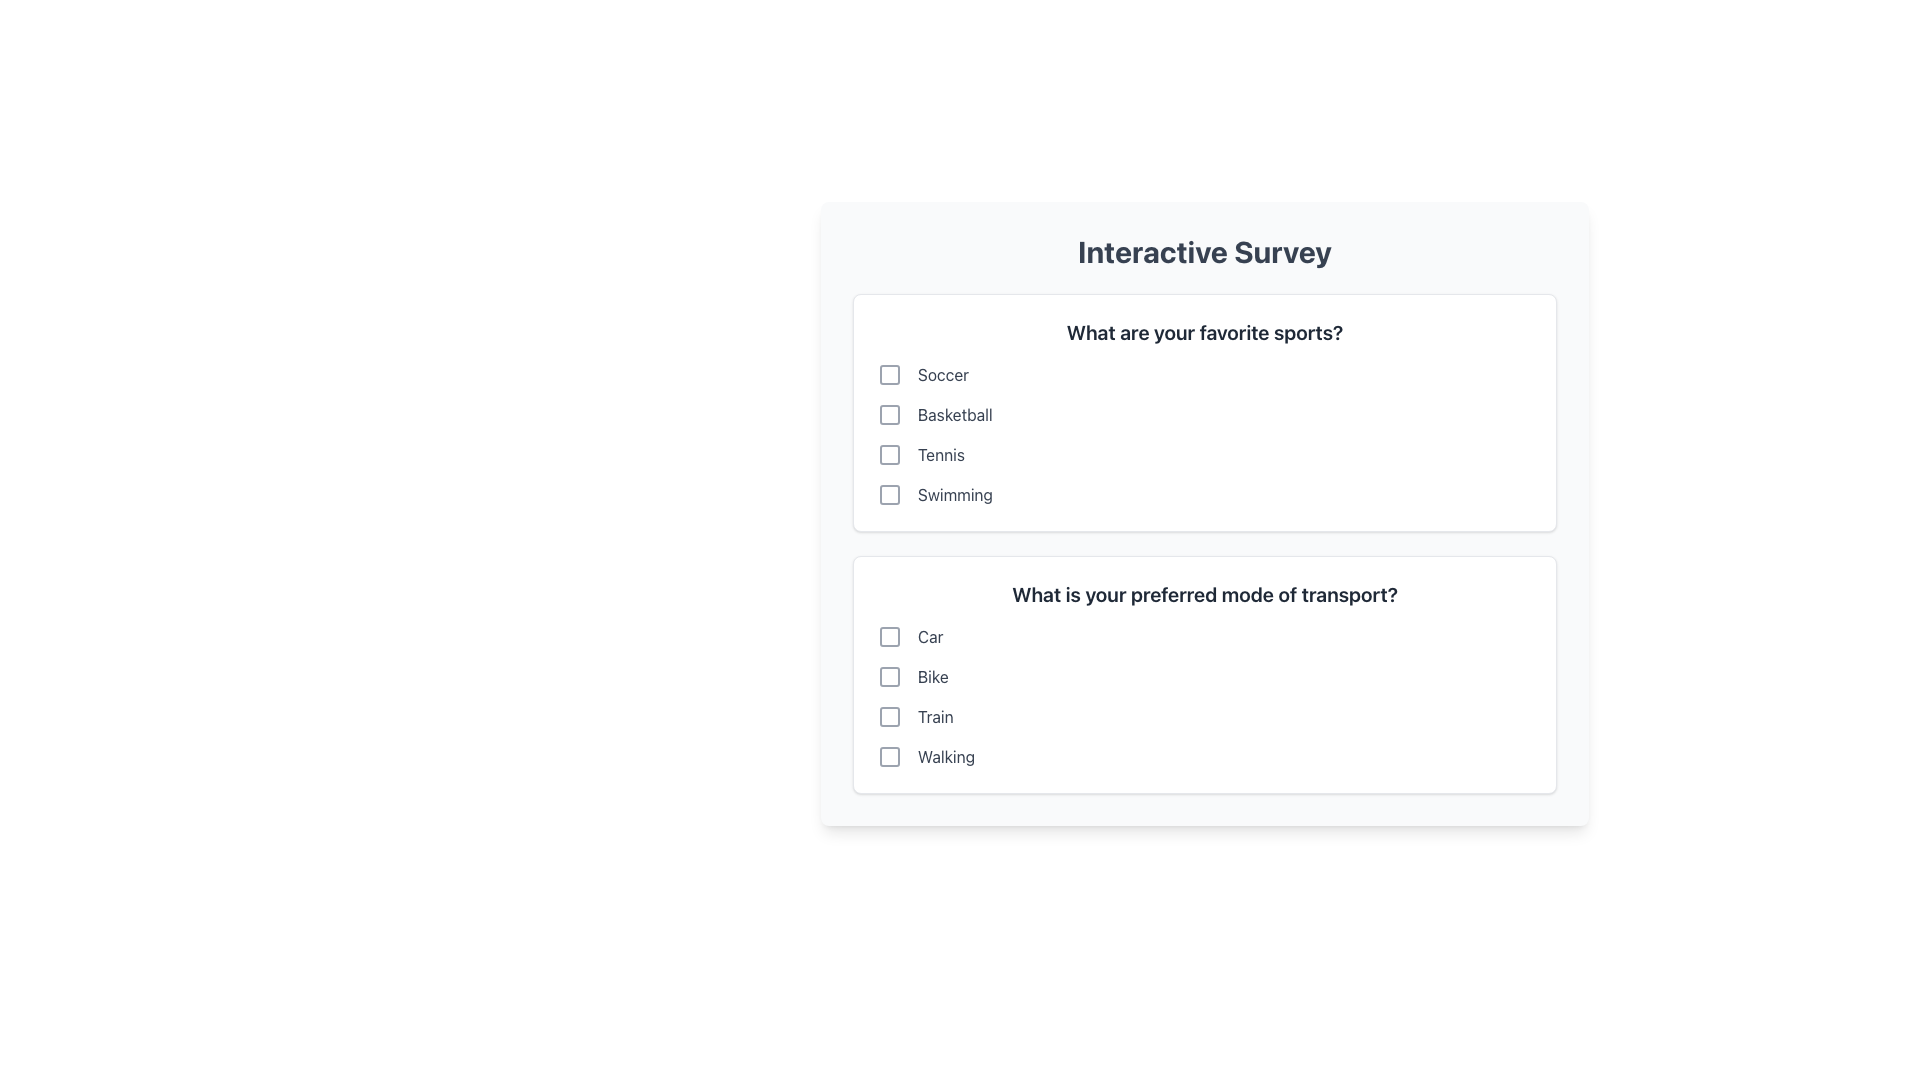 Image resolution: width=1920 pixels, height=1080 pixels. I want to click on the 'Car' checkbox, which is the first selectable option in the transport modes list, so click(1203, 636).